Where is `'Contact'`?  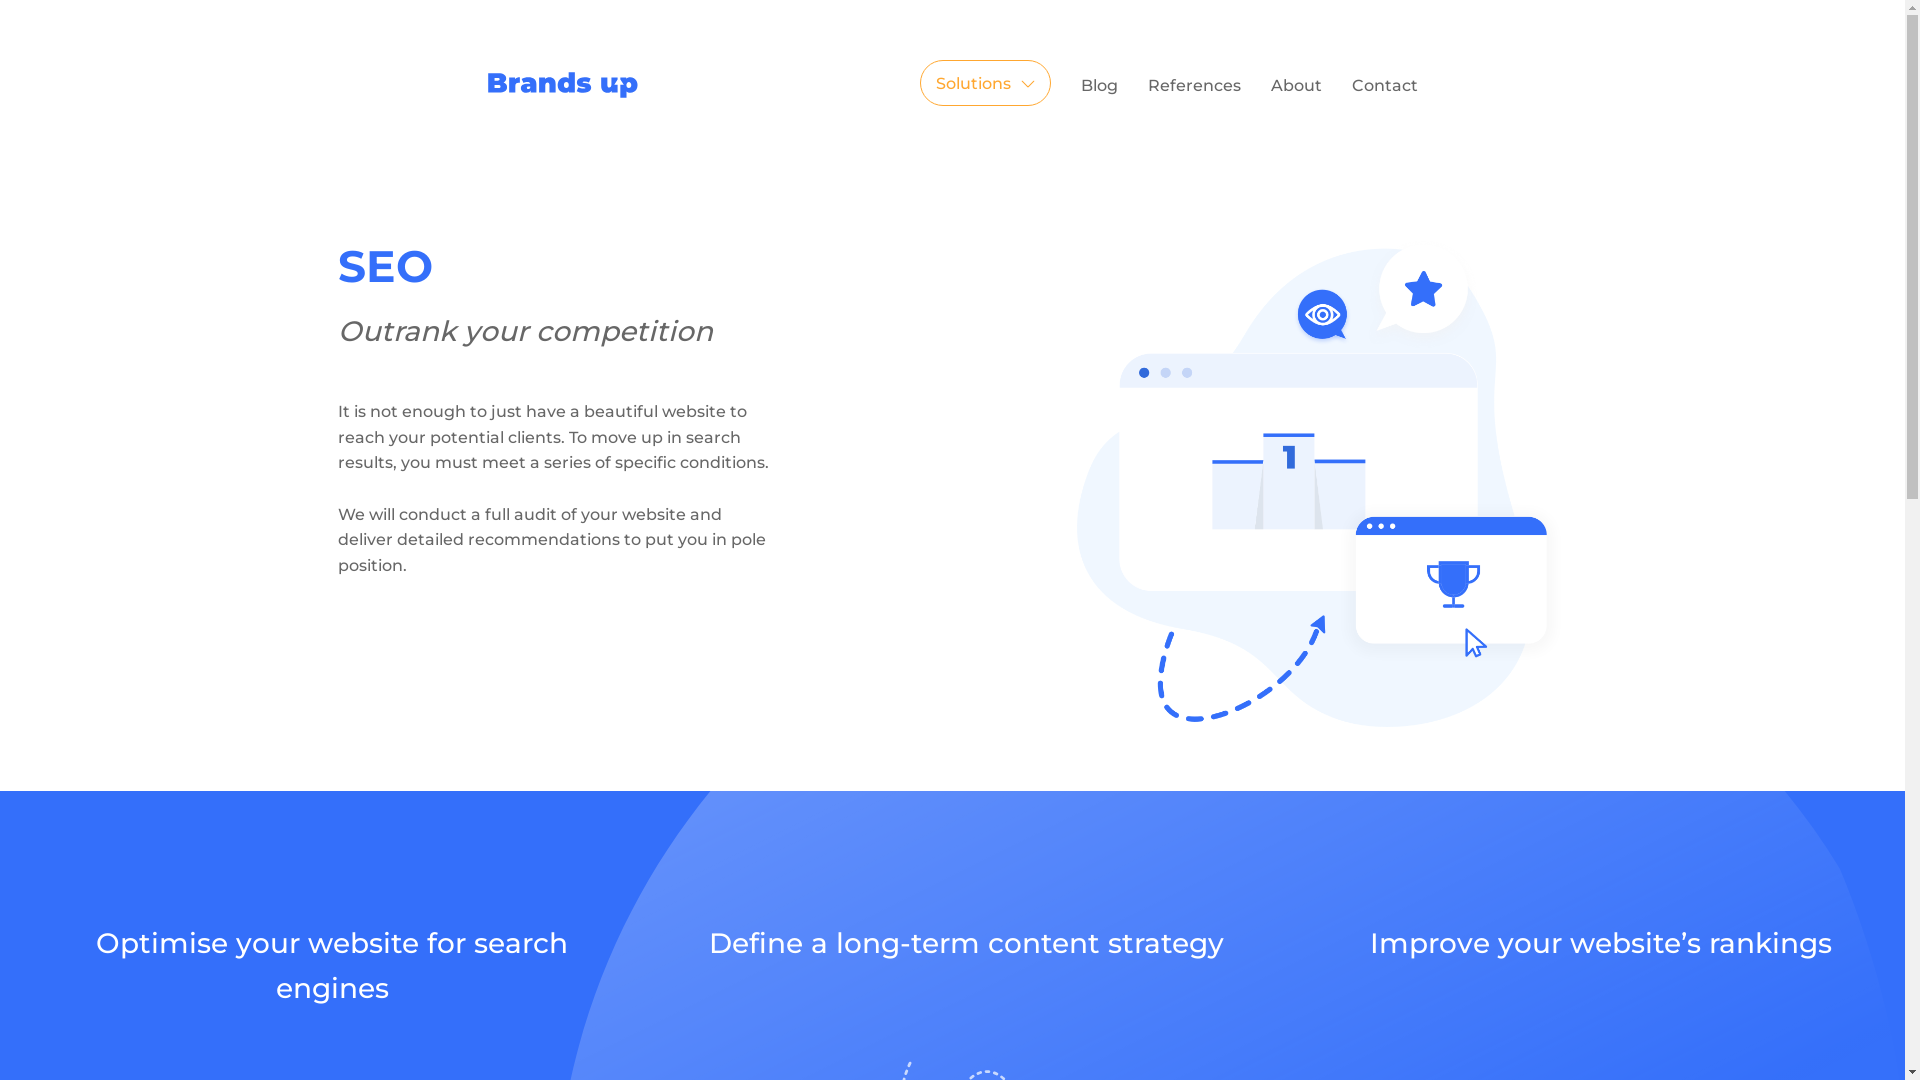
'Contact' is located at coordinates (1384, 84).